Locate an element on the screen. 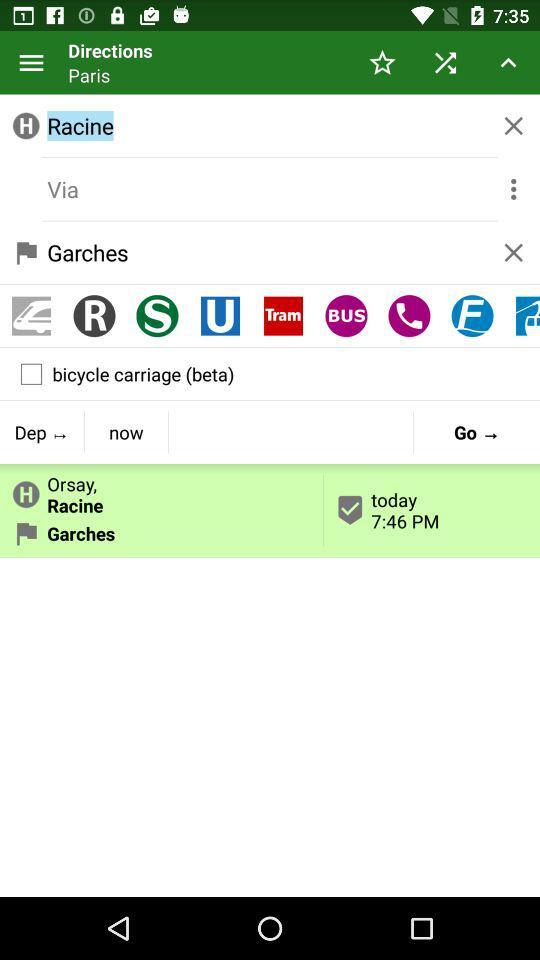 This screenshot has height=960, width=540. item below the garches icon is located at coordinates (282, 316).